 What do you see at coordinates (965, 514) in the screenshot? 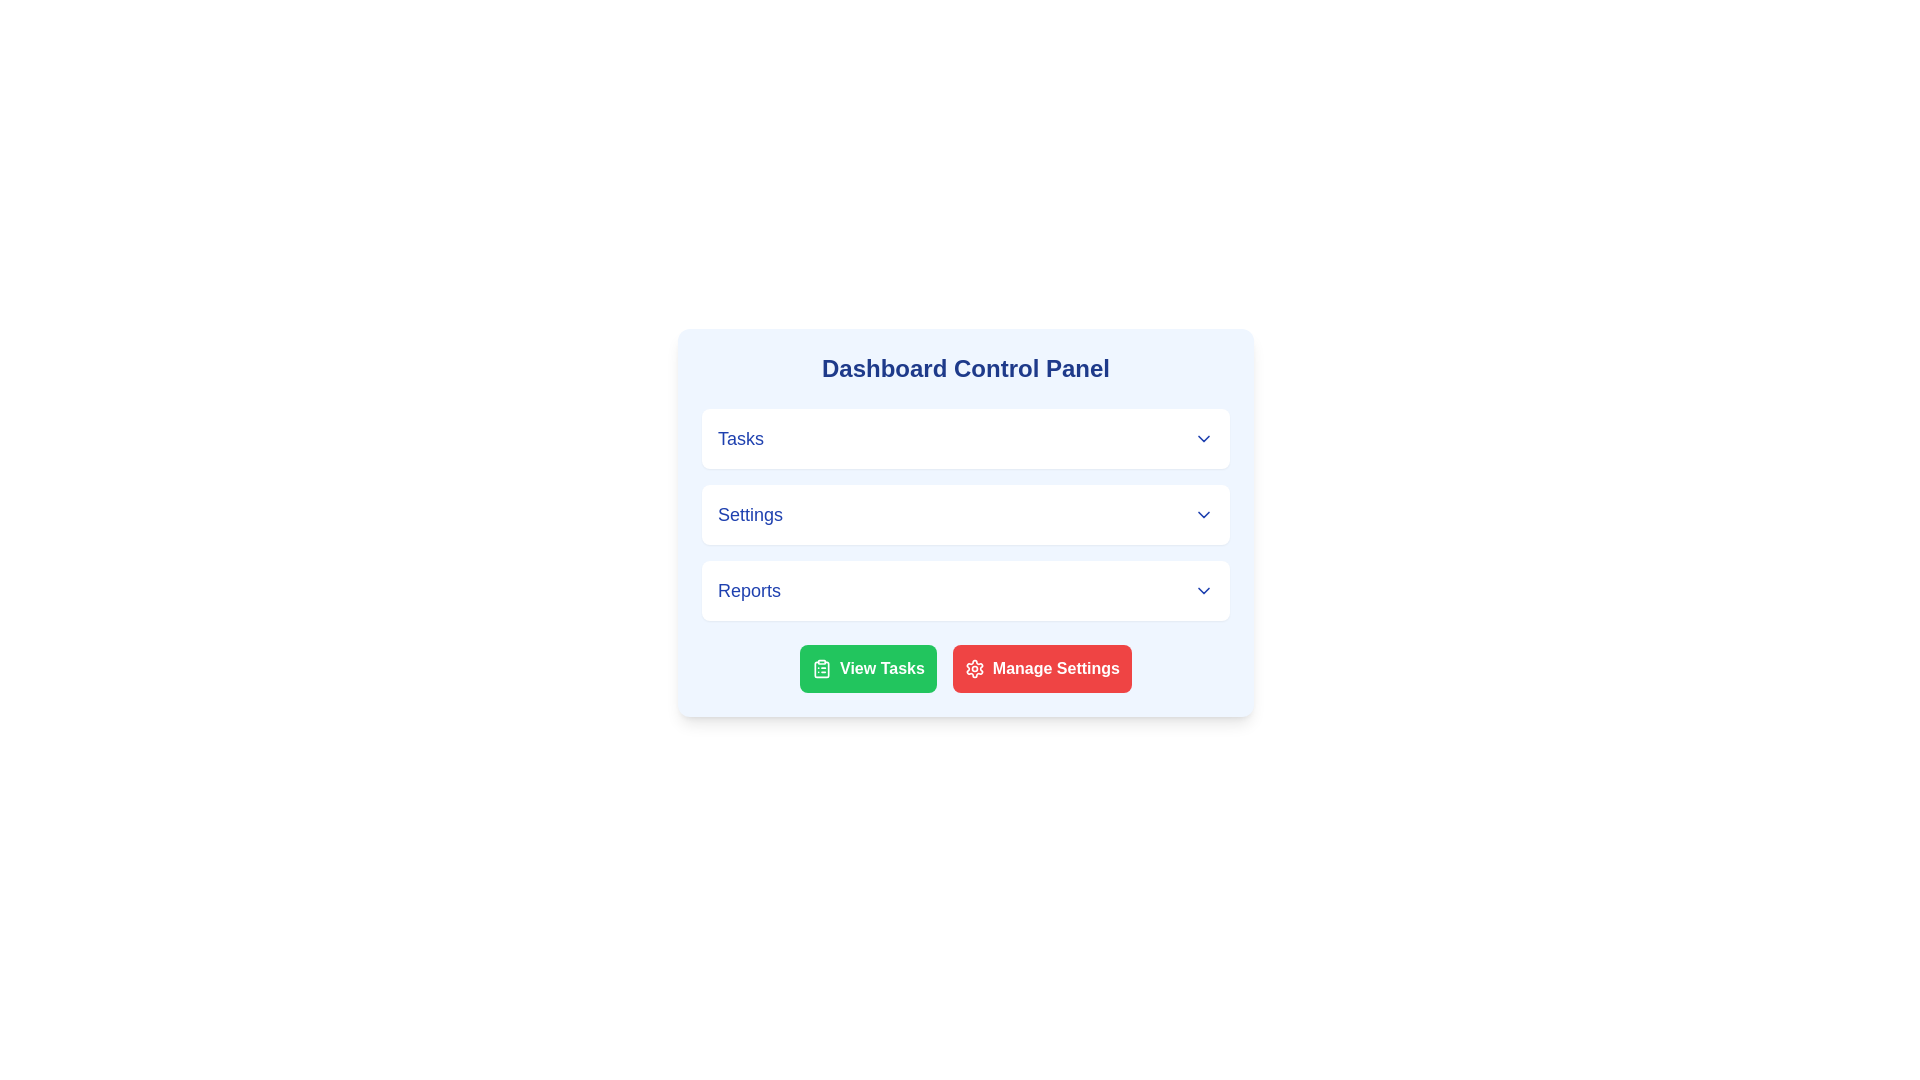
I see `the 'Settings' entry in the dropdown menu using keyboard navigation, located in the Dashboard Control Panel` at bounding box center [965, 514].